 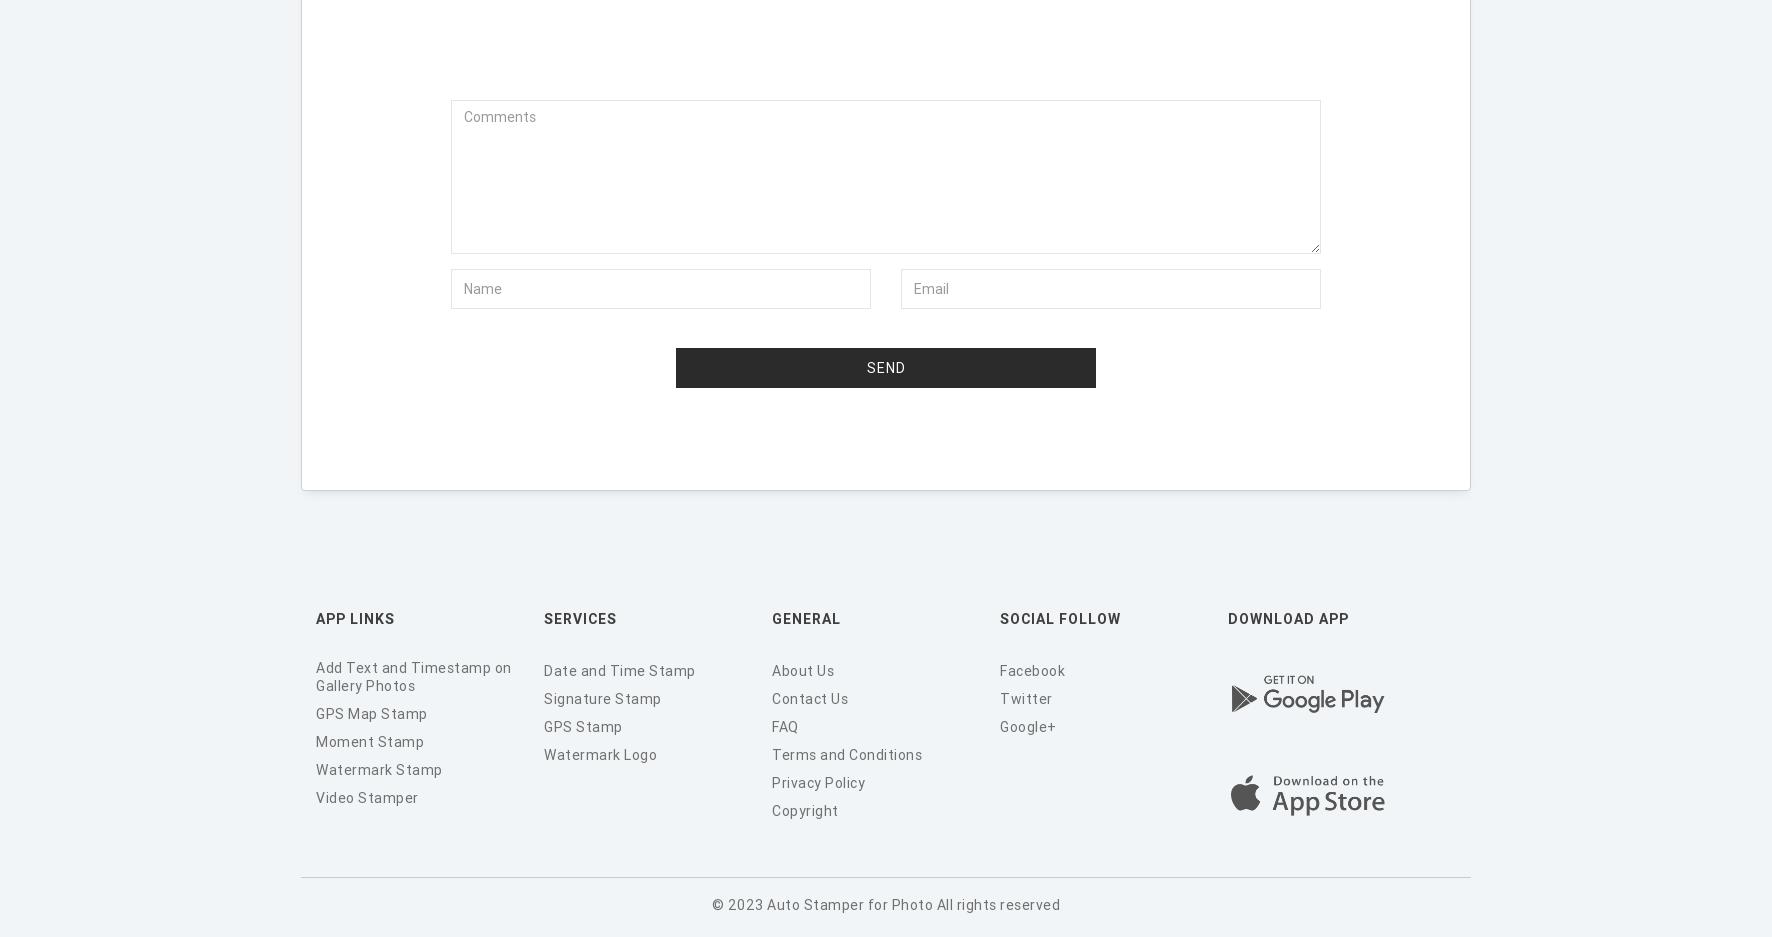 What do you see at coordinates (885, 366) in the screenshot?
I see `'Send'` at bounding box center [885, 366].